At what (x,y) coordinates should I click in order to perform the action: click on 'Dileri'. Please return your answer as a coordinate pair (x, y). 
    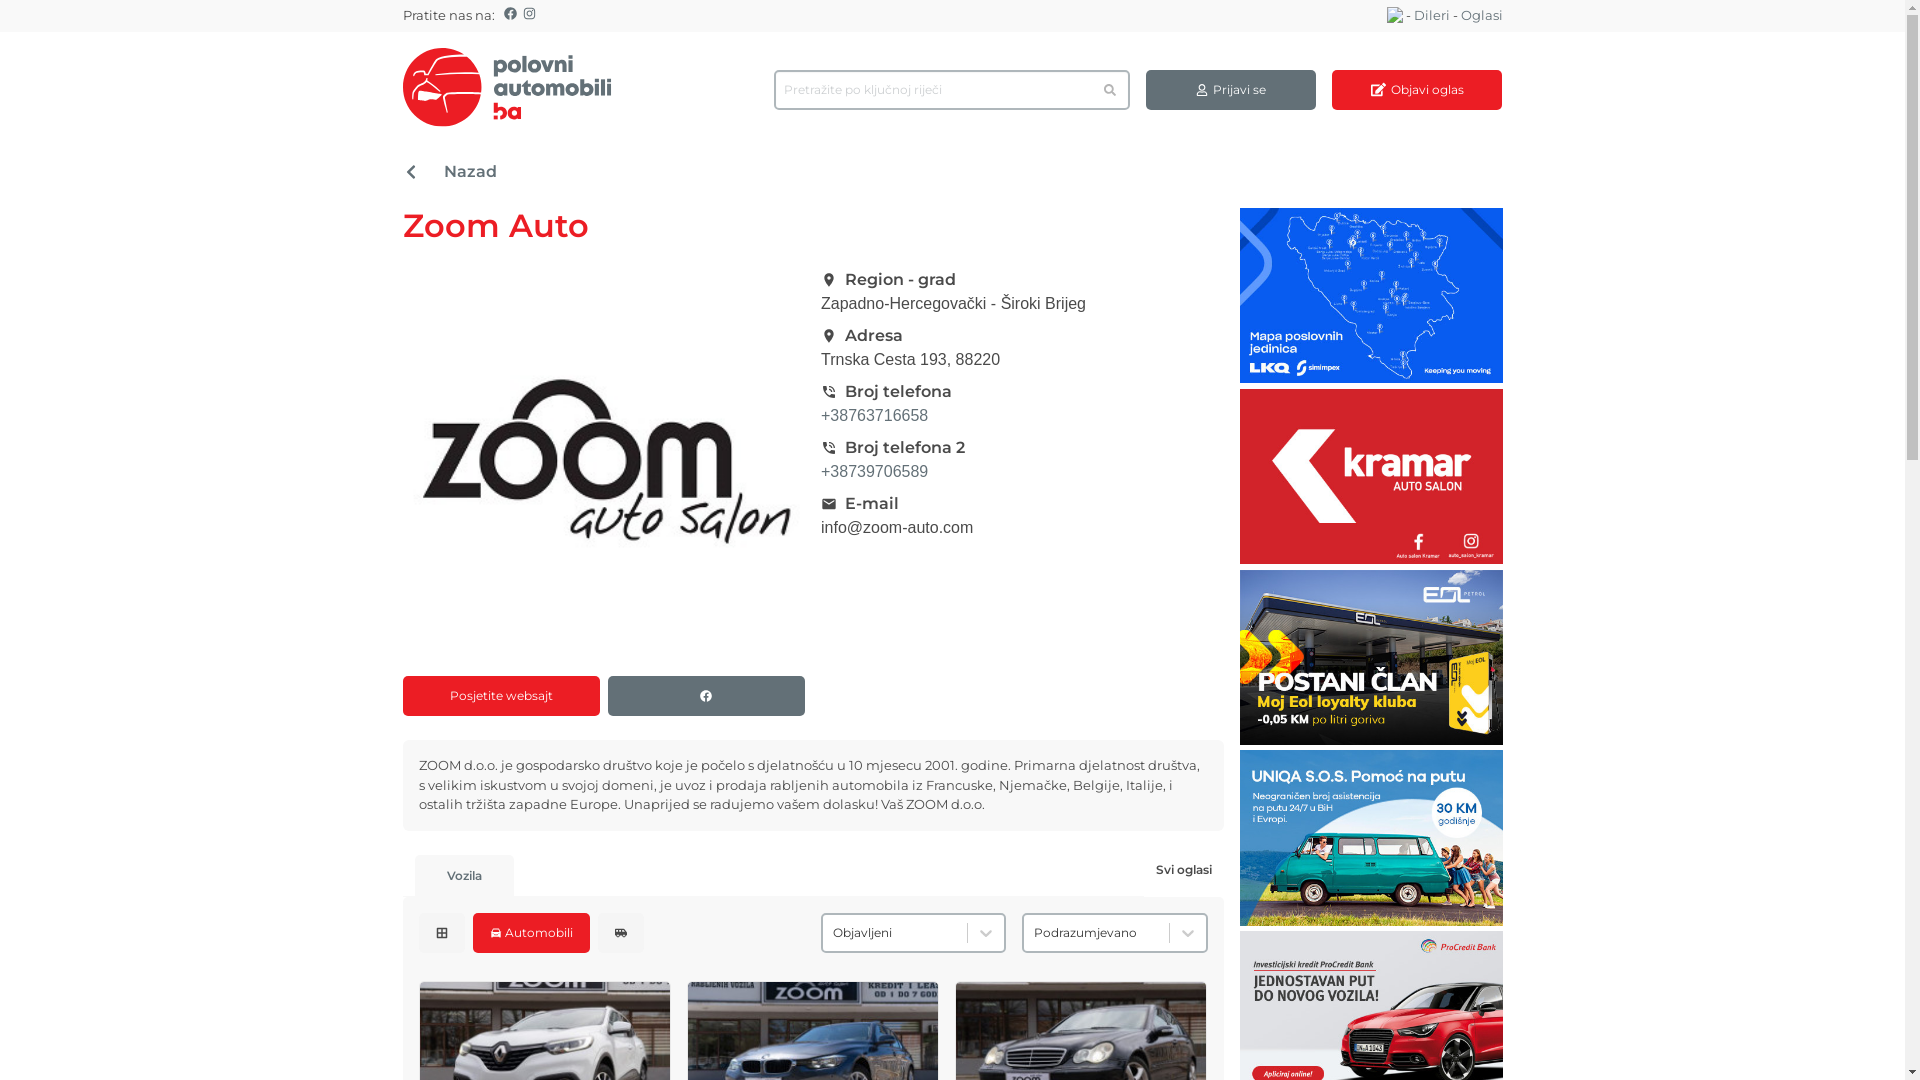
    Looking at the image, I should click on (1430, 15).